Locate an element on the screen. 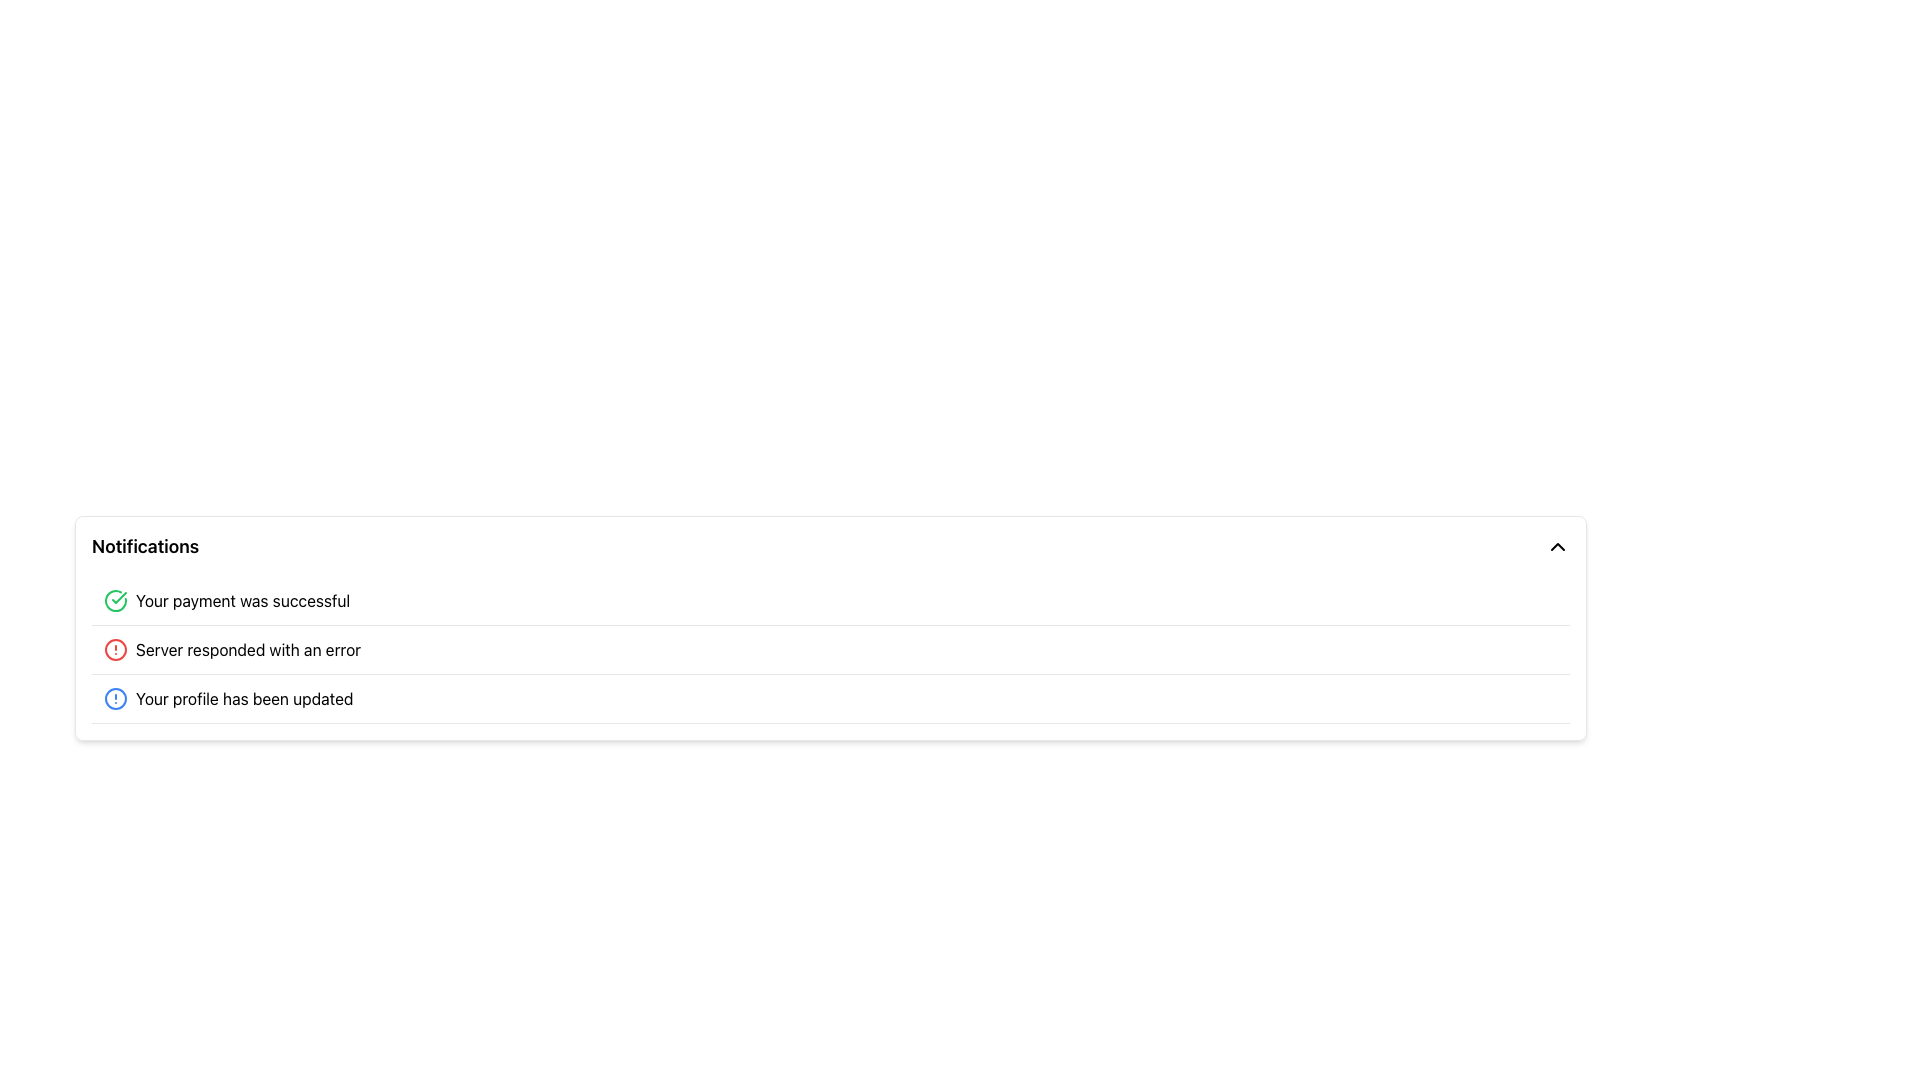 The height and width of the screenshot is (1080, 1920). text of the label located at the top-left corner of the notification panel, which serves as the heading for that section is located at coordinates (144, 547).